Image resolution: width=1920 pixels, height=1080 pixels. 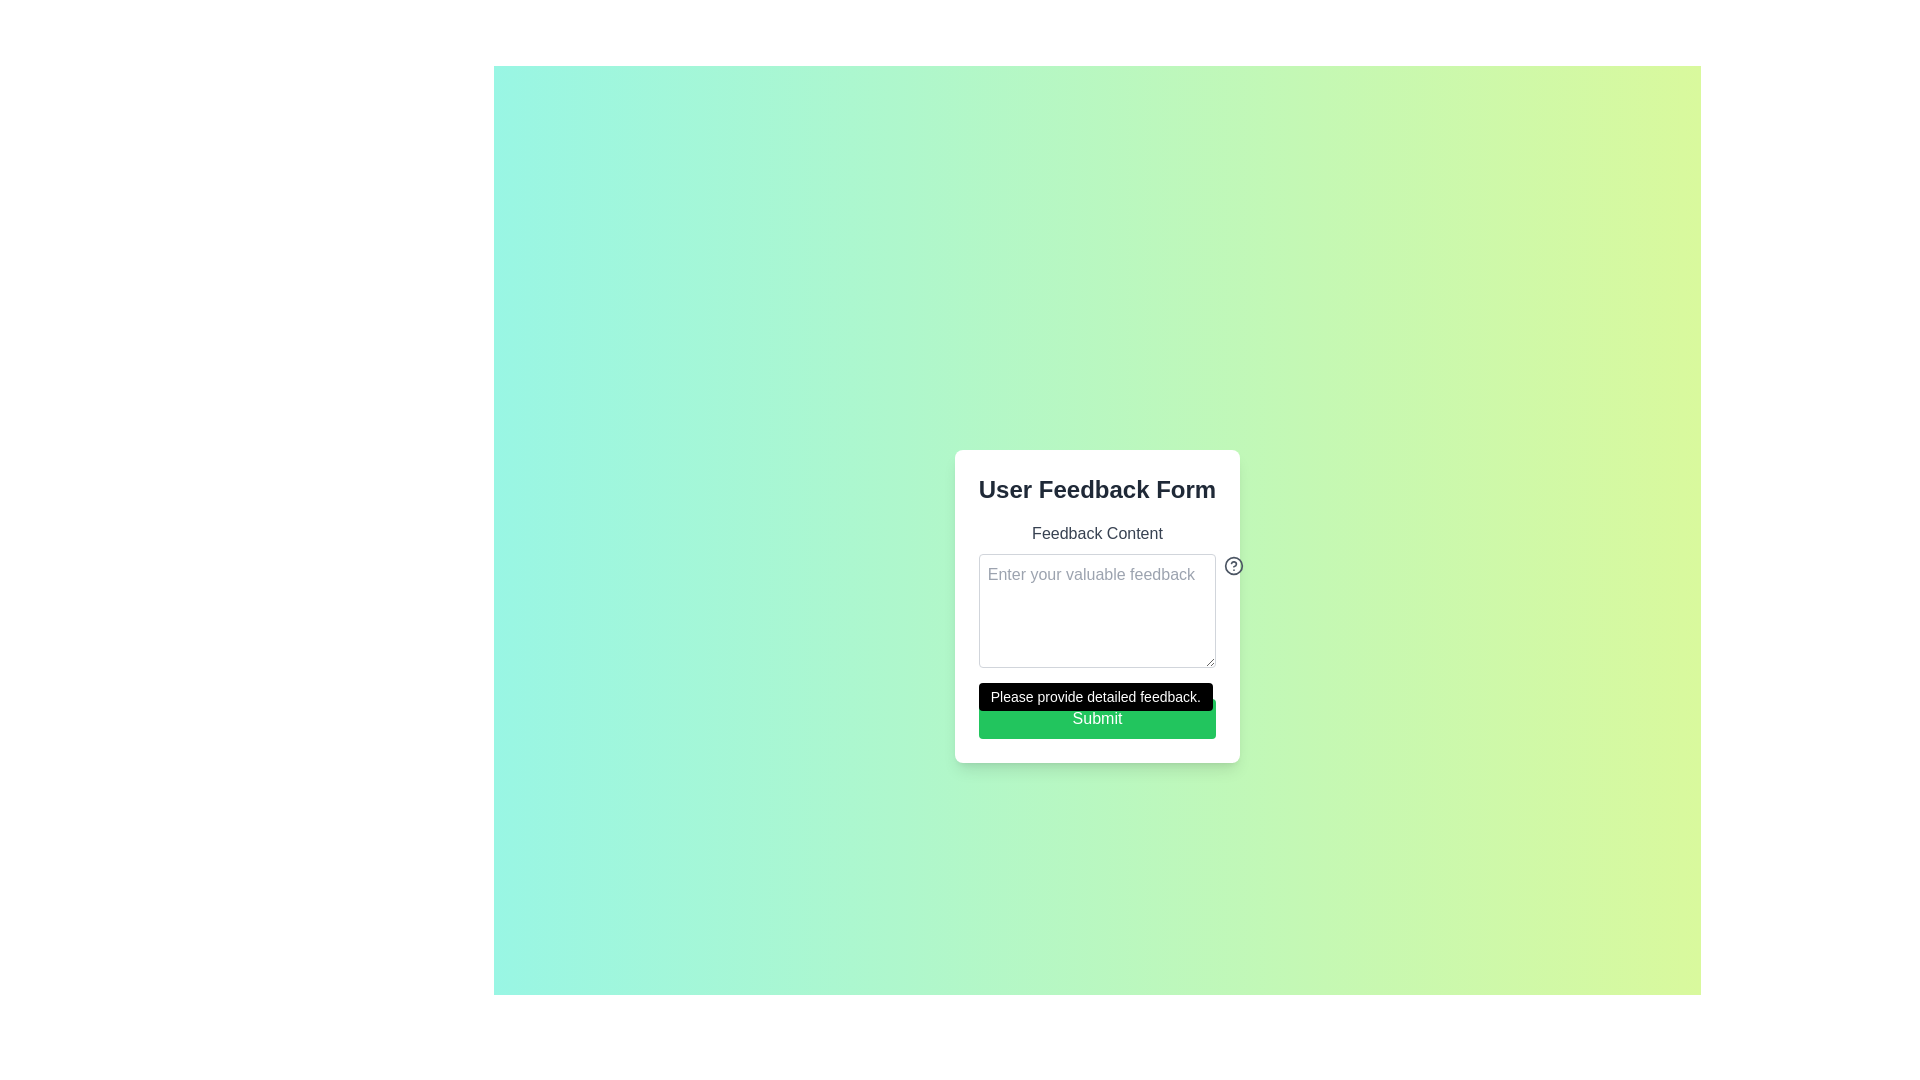 I want to click on the static tooltip located below the 'Feedback Content' text input area and above the 'Submit' button in the feedback form, so click(x=1094, y=695).